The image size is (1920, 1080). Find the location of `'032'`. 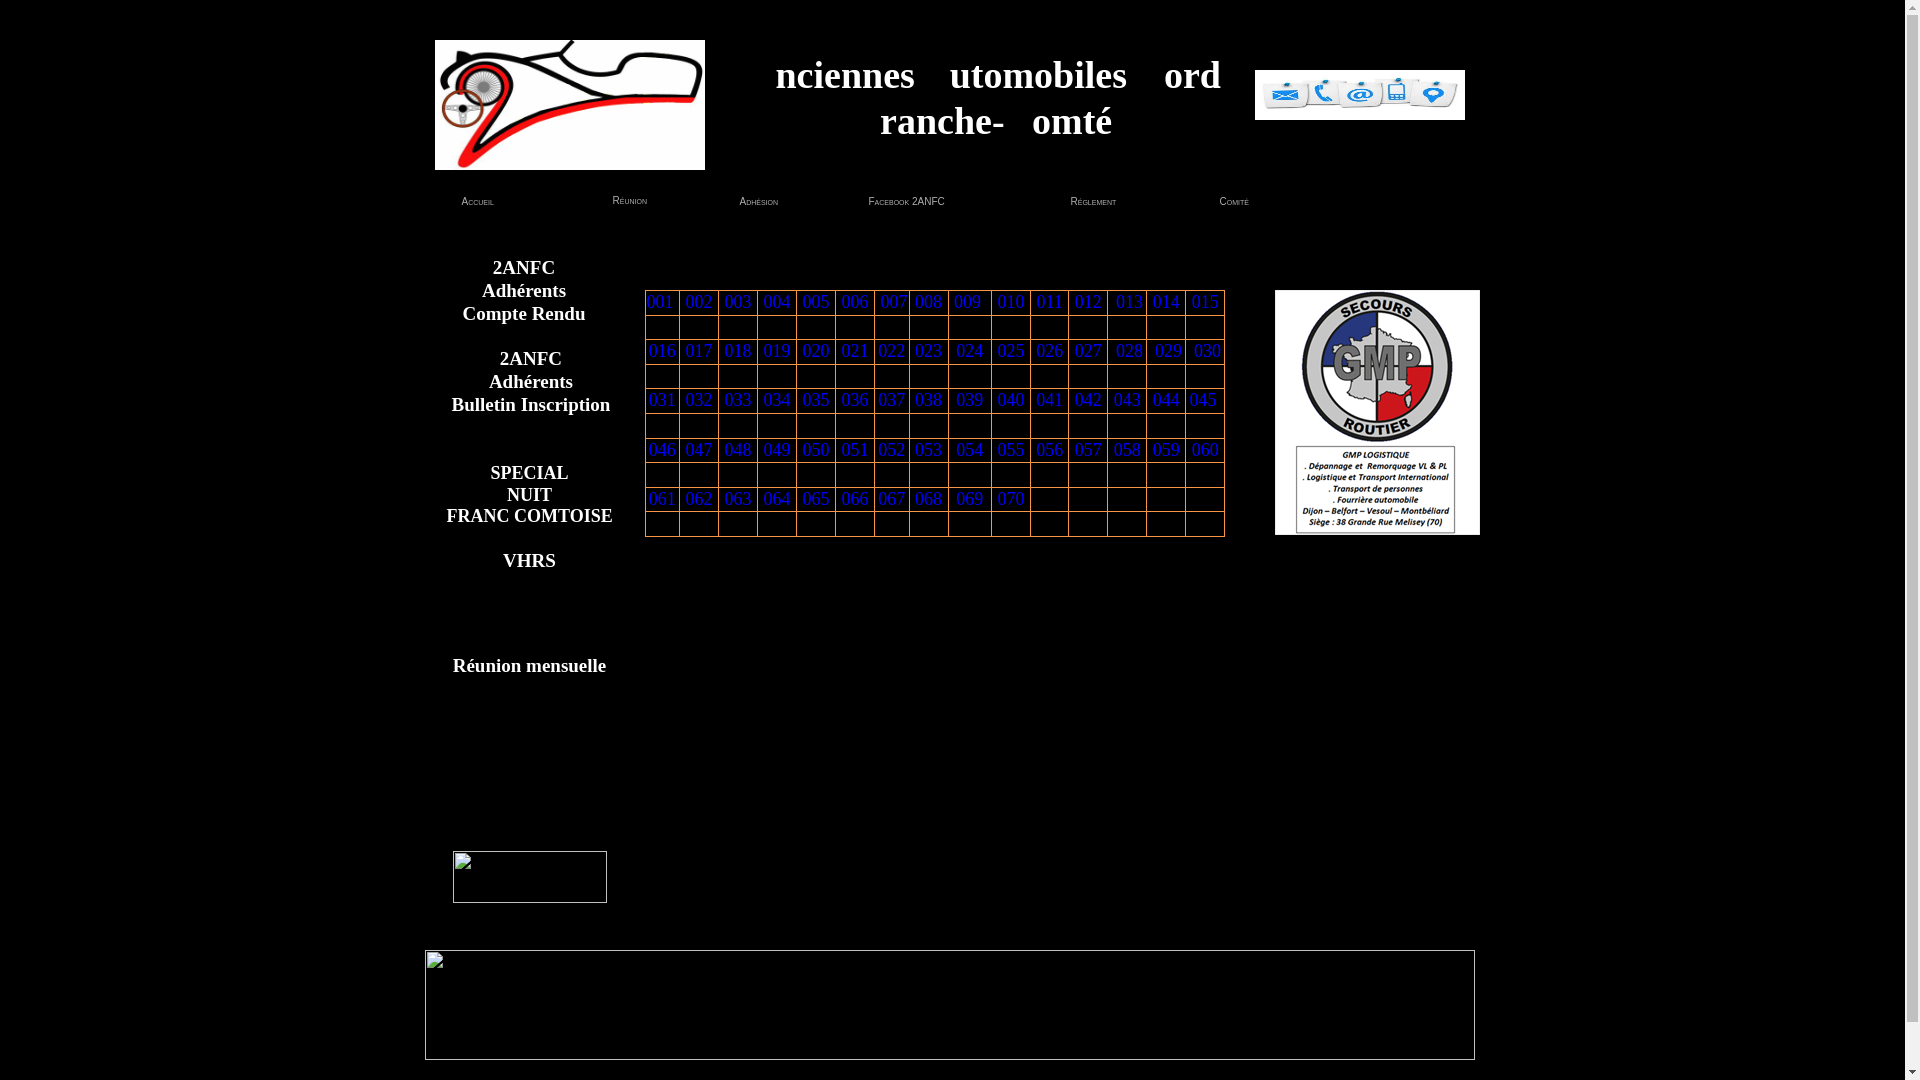

'032' is located at coordinates (699, 400).